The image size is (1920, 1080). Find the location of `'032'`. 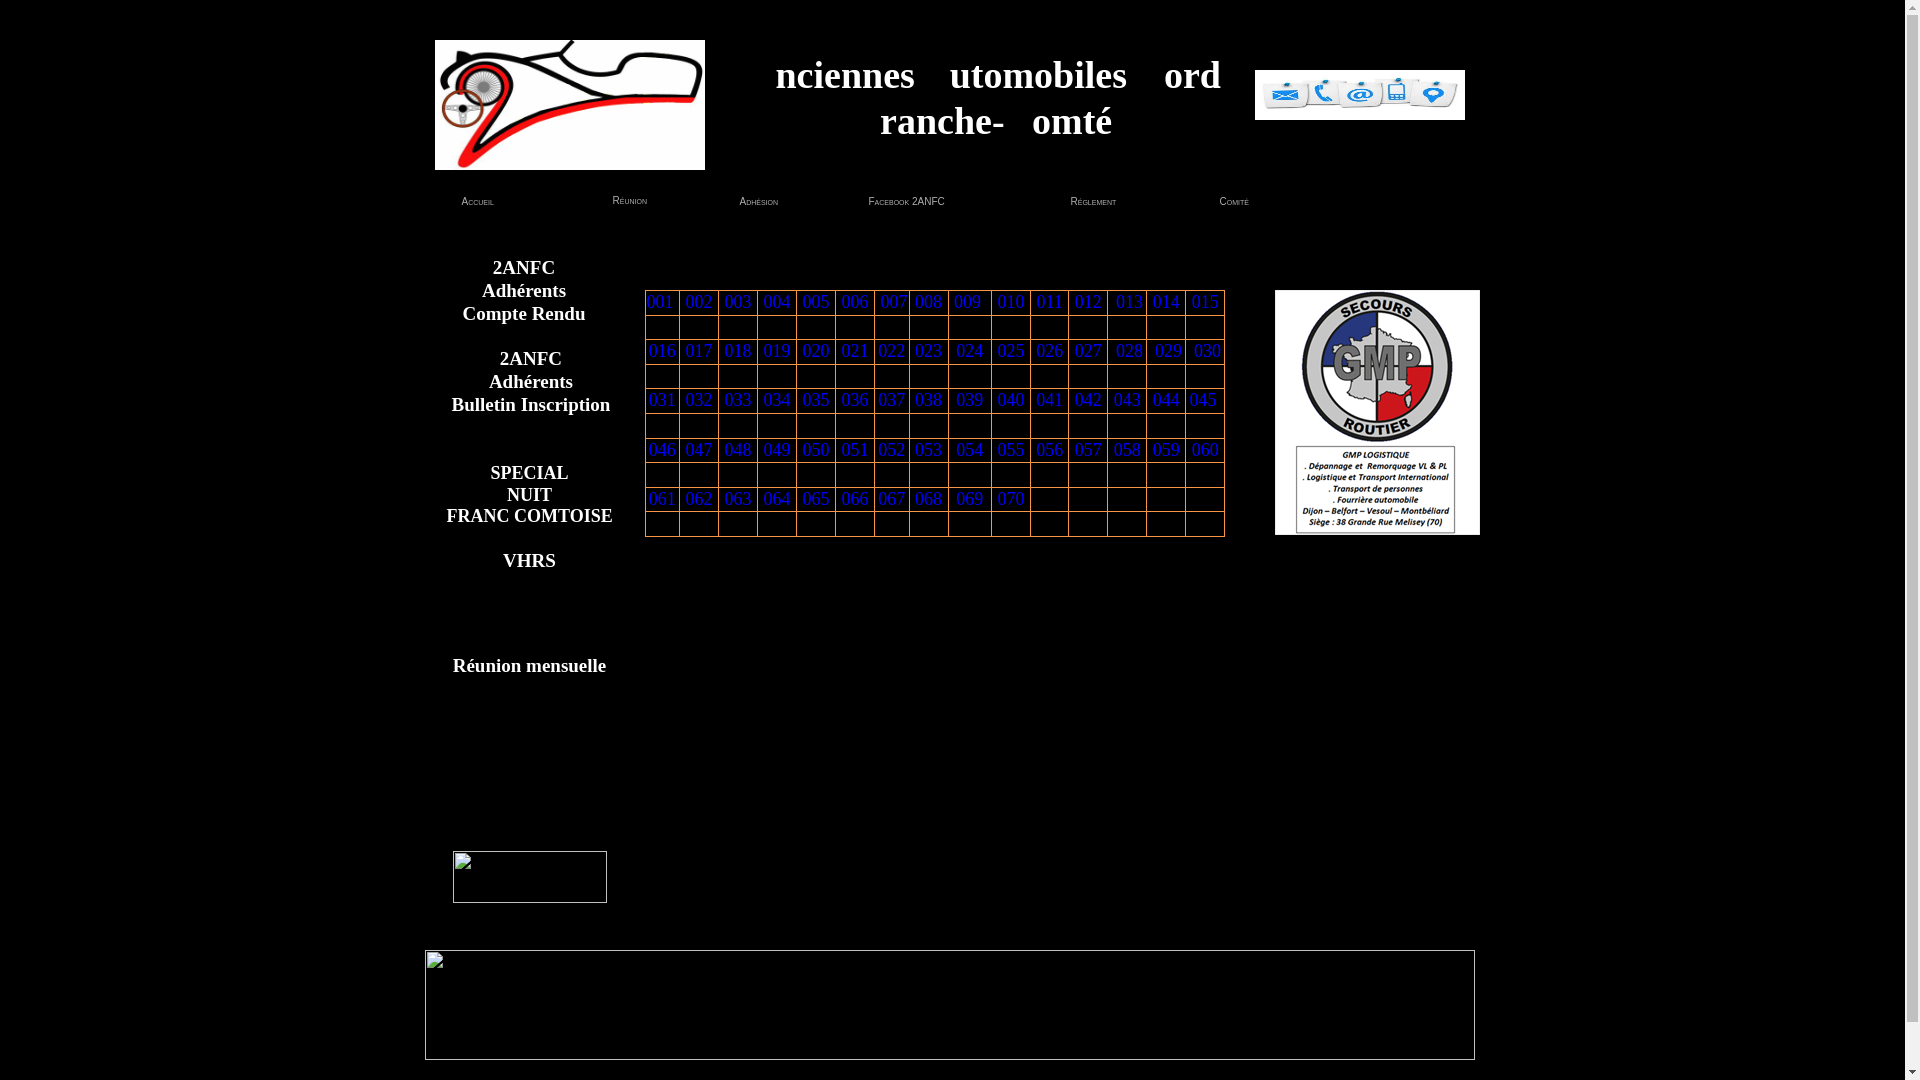

'032' is located at coordinates (699, 400).